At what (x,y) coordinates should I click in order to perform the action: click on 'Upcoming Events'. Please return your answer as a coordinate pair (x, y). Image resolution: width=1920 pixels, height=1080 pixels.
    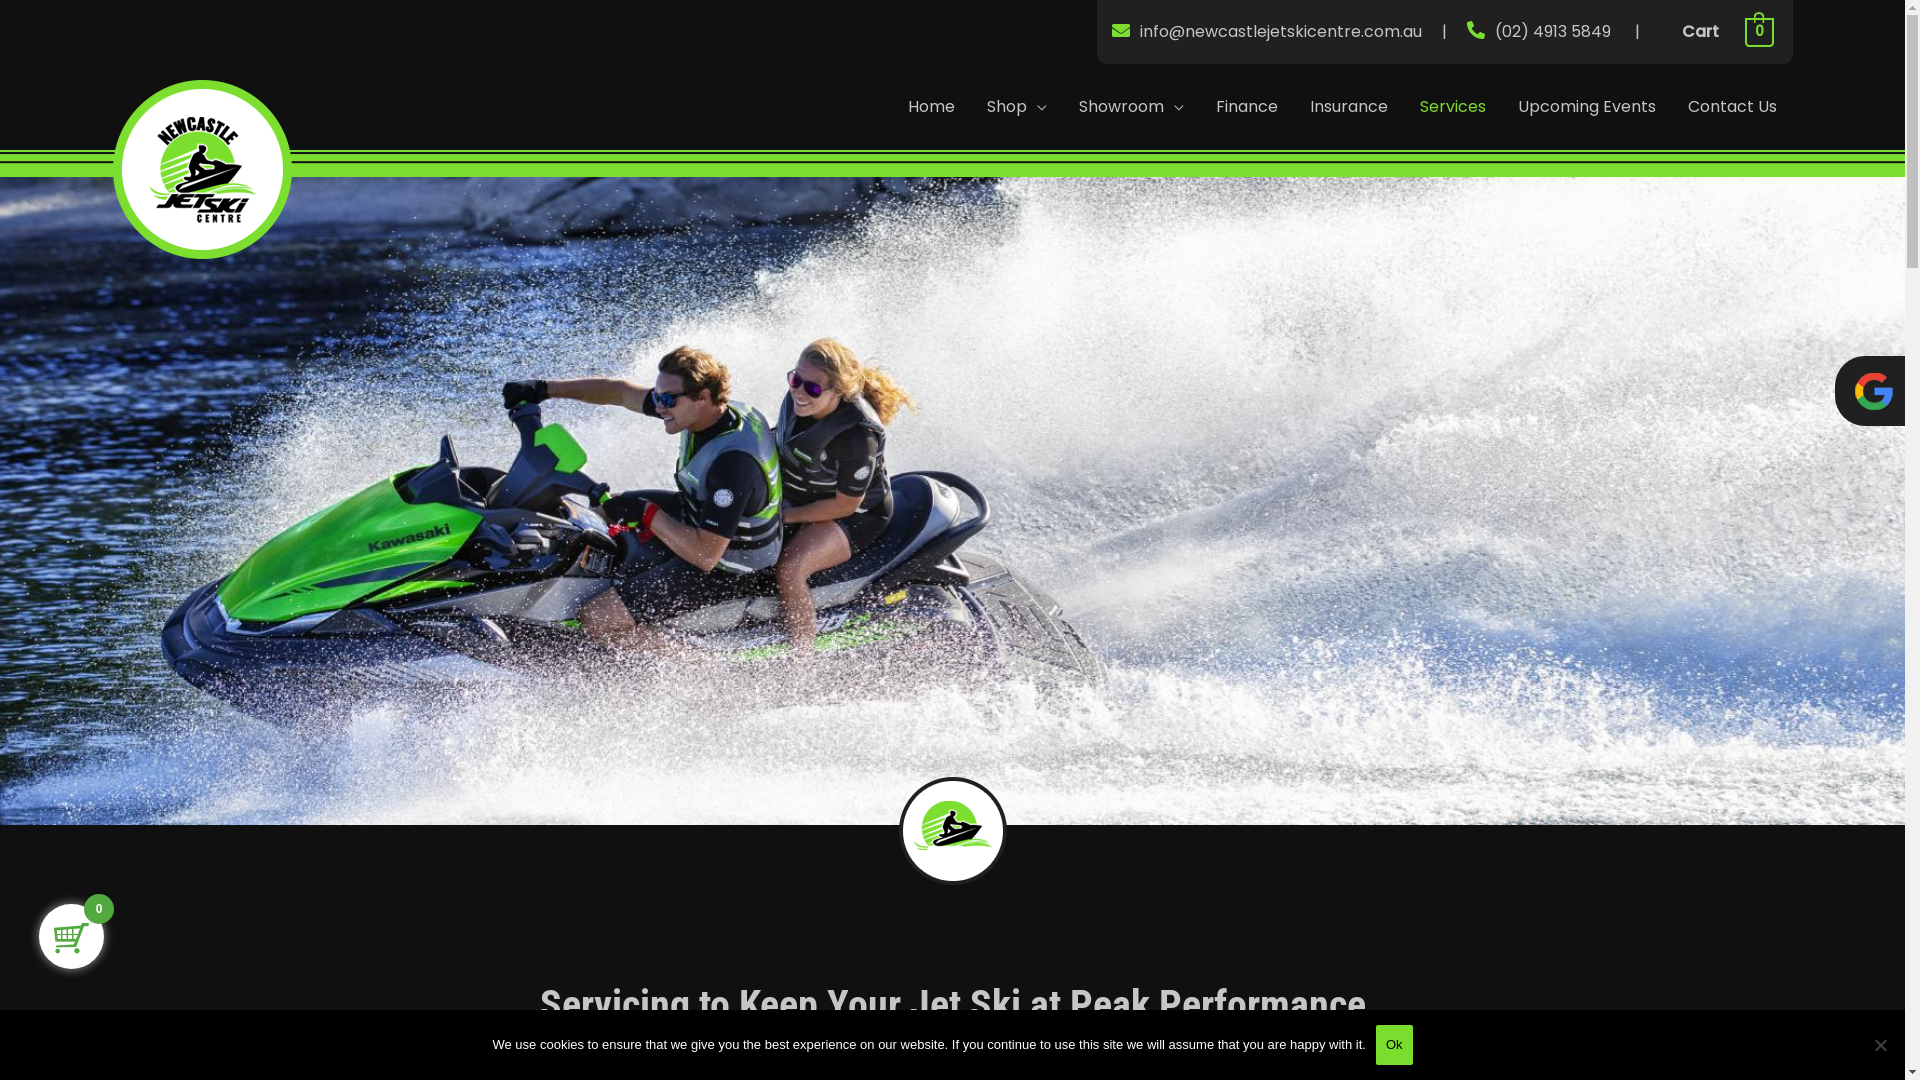
    Looking at the image, I should click on (1586, 107).